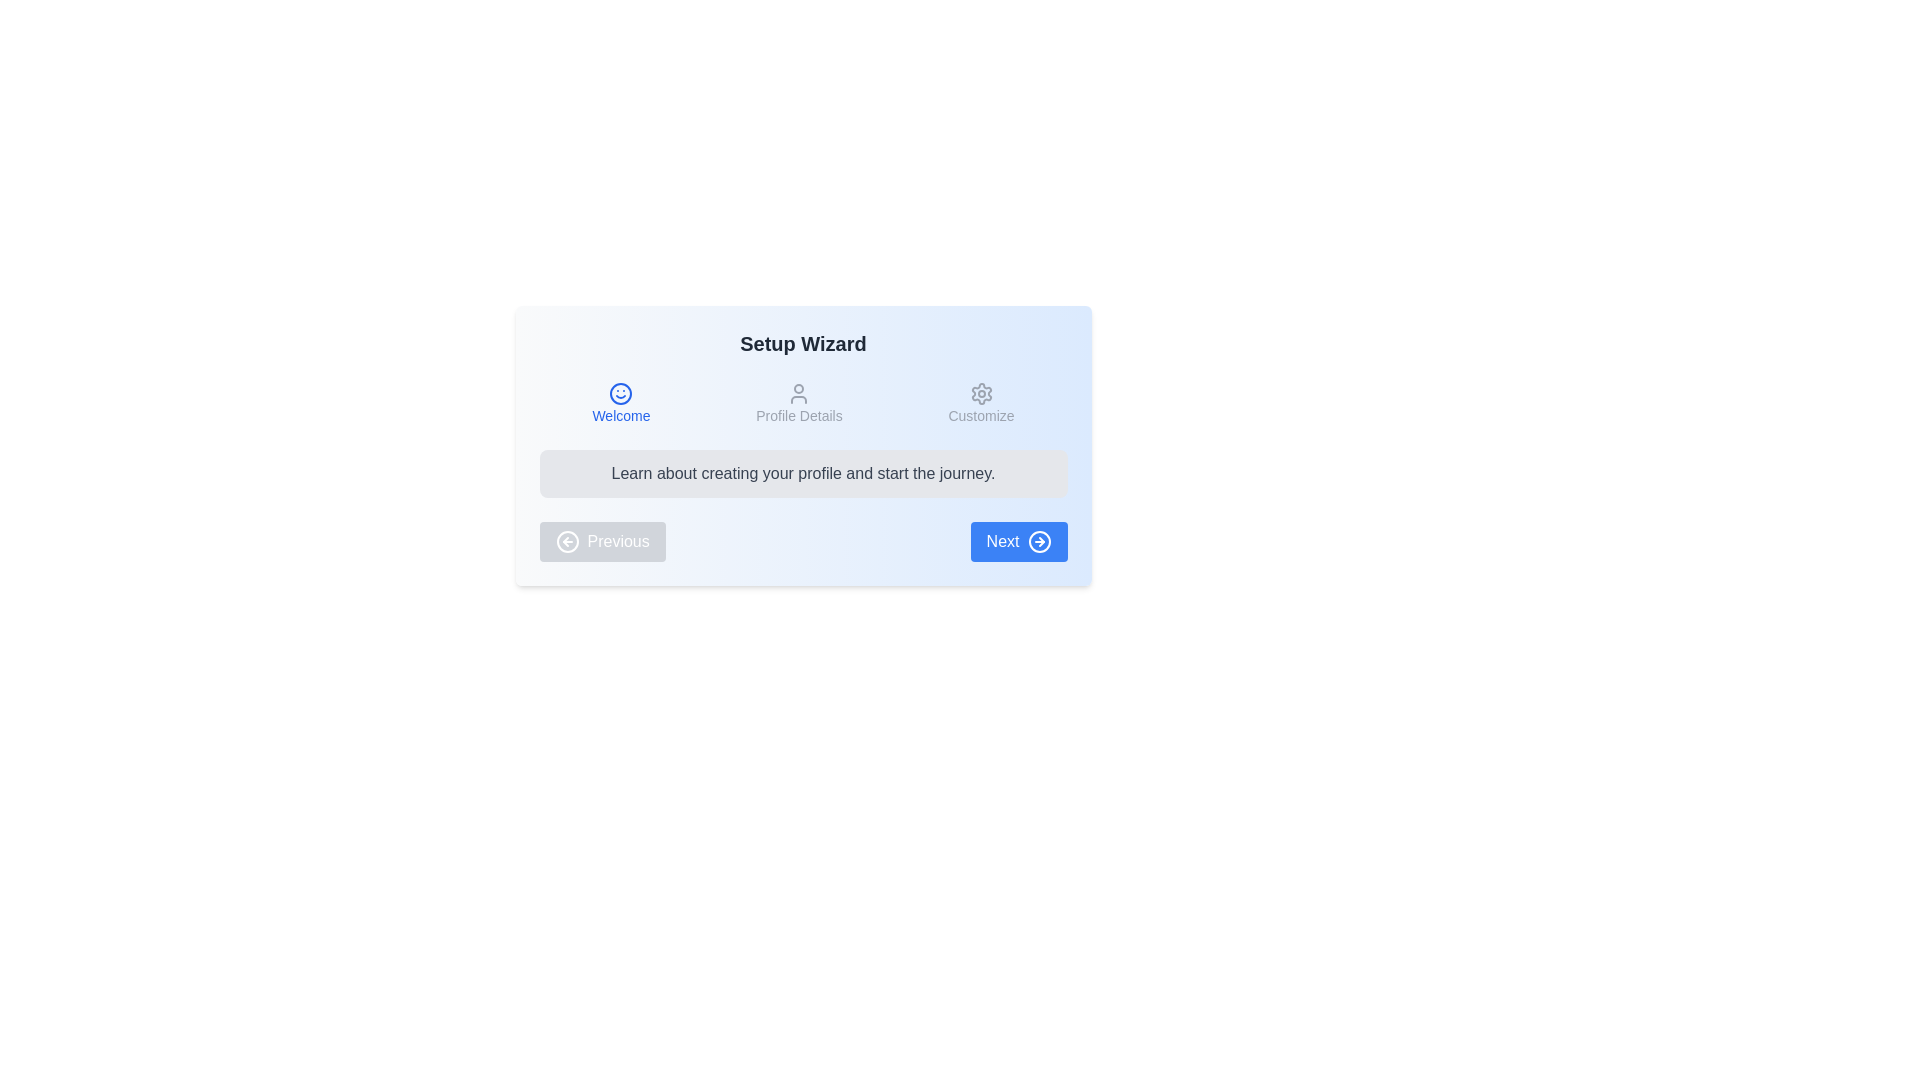 The height and width of the screenshot is (1080, 1920). Describe the element at coordinates (981, 404) in the screenshot. I see `the 'Customize' button, which features a gear icon and is the third element in a horizontal sequence` at that location.